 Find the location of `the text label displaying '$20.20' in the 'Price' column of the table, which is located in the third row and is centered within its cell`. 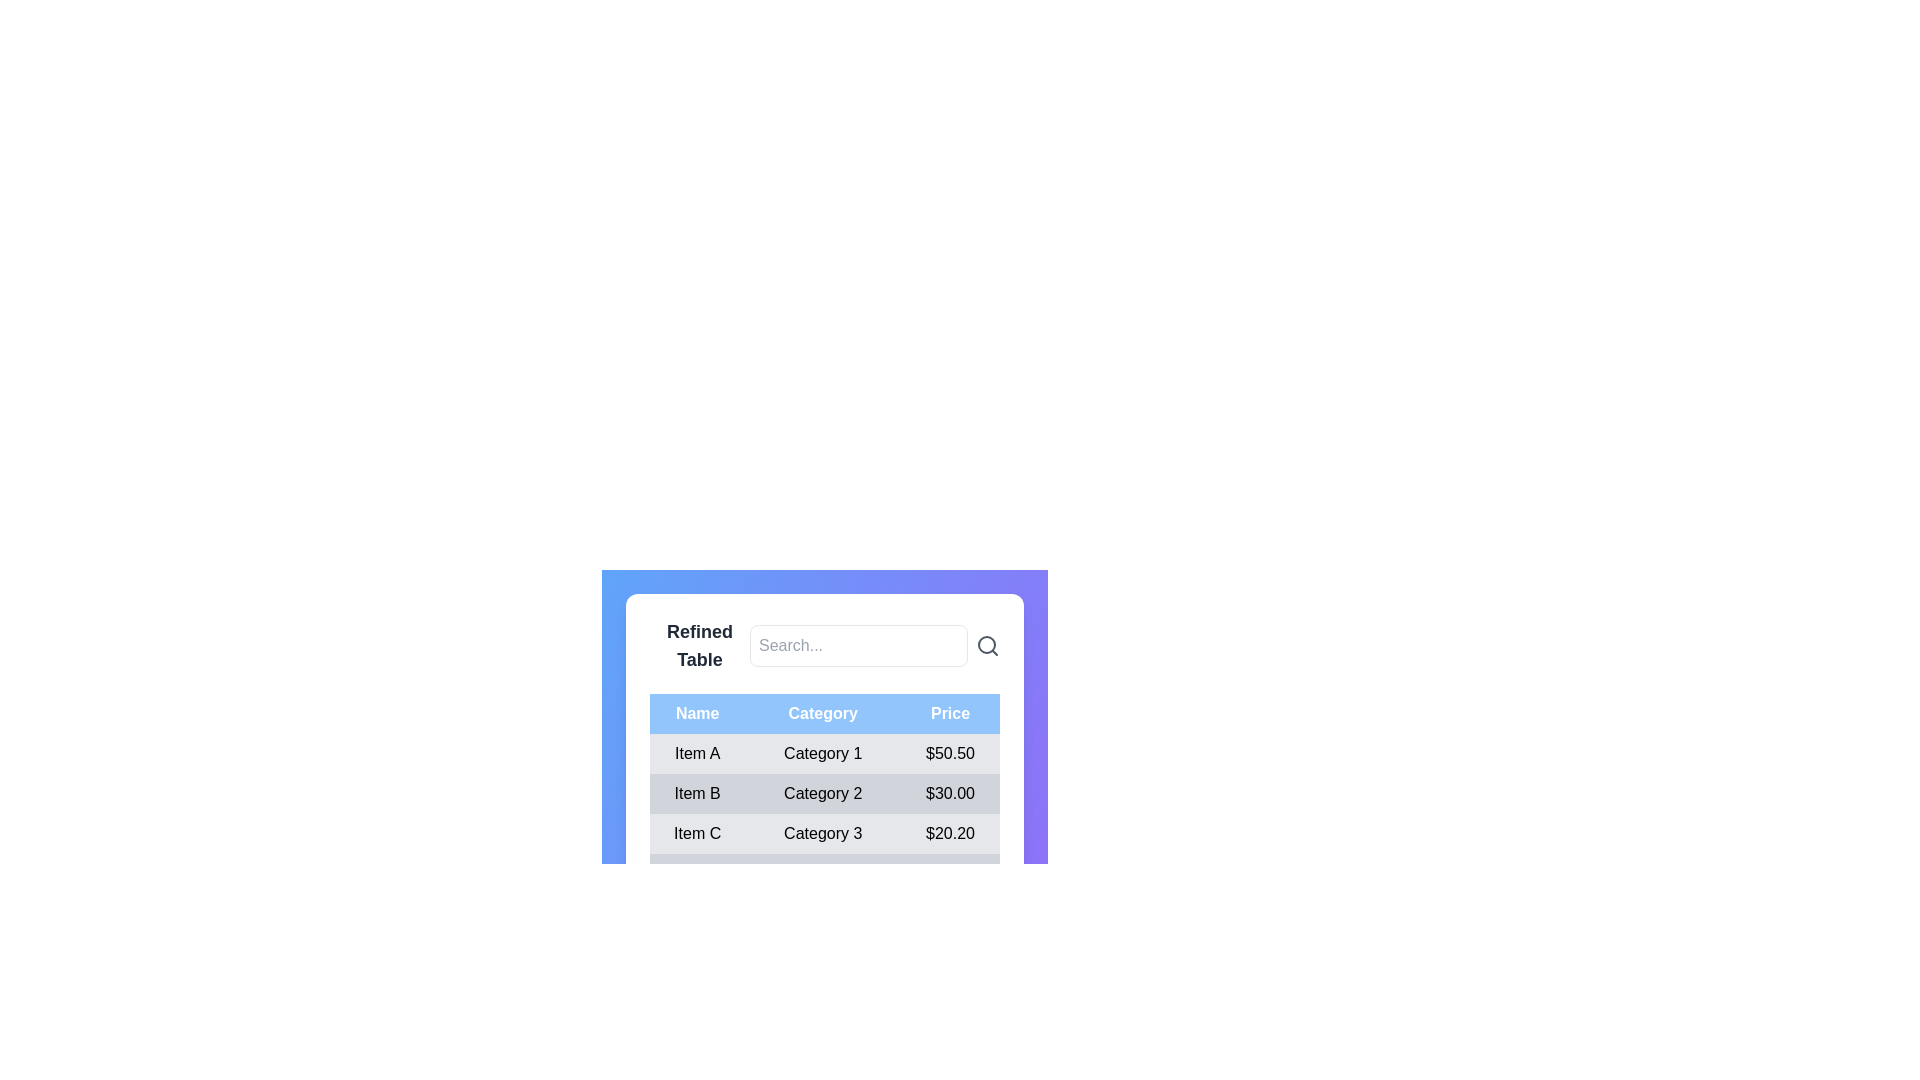

the text label displaying '$20.20' in the 'Price' column of the table, which is located in the third row and is centered within its cell is located at coordinates (949, 833).